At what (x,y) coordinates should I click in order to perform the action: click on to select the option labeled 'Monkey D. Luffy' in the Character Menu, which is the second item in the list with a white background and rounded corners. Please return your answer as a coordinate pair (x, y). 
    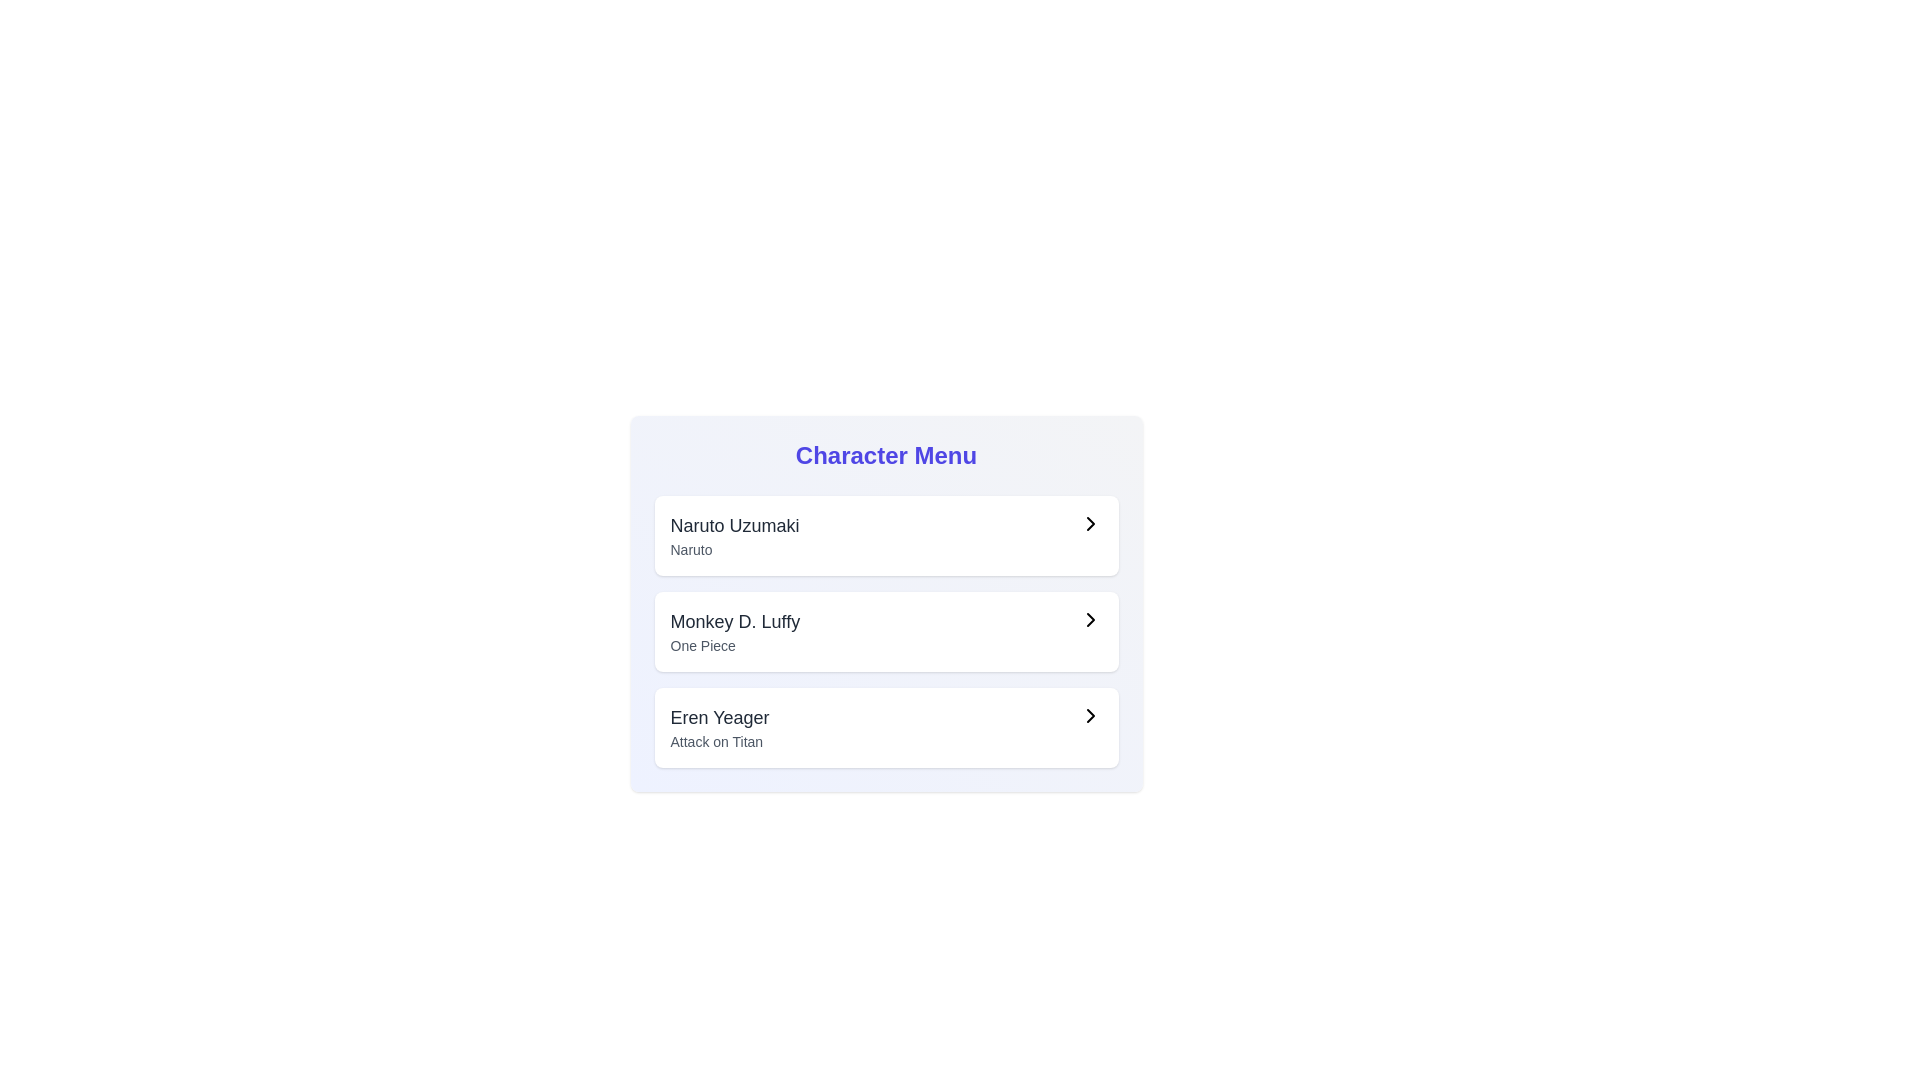
    Looking at the image, I should click on (885, 632).